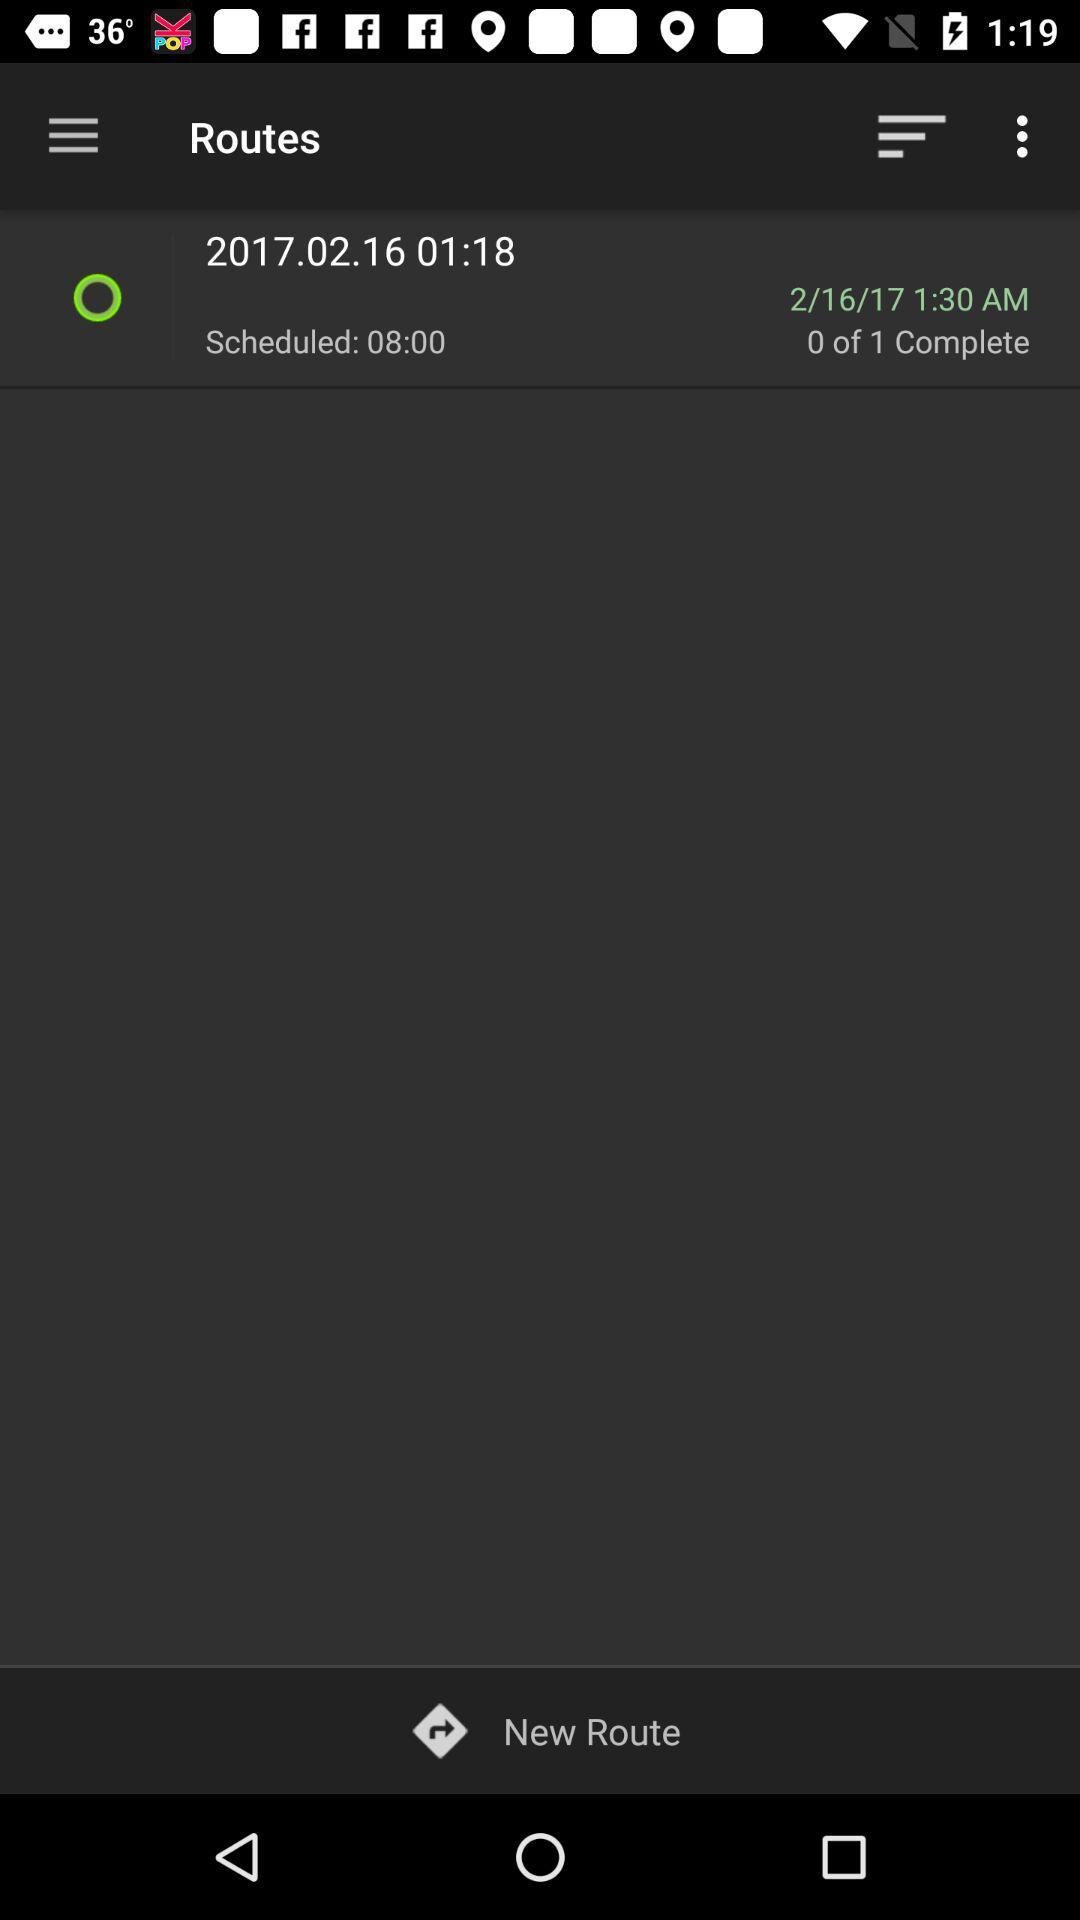  Describe the element at coordinates (505, 340) in the screenshot. I see `the item to the left of 0 of 1` at that location.